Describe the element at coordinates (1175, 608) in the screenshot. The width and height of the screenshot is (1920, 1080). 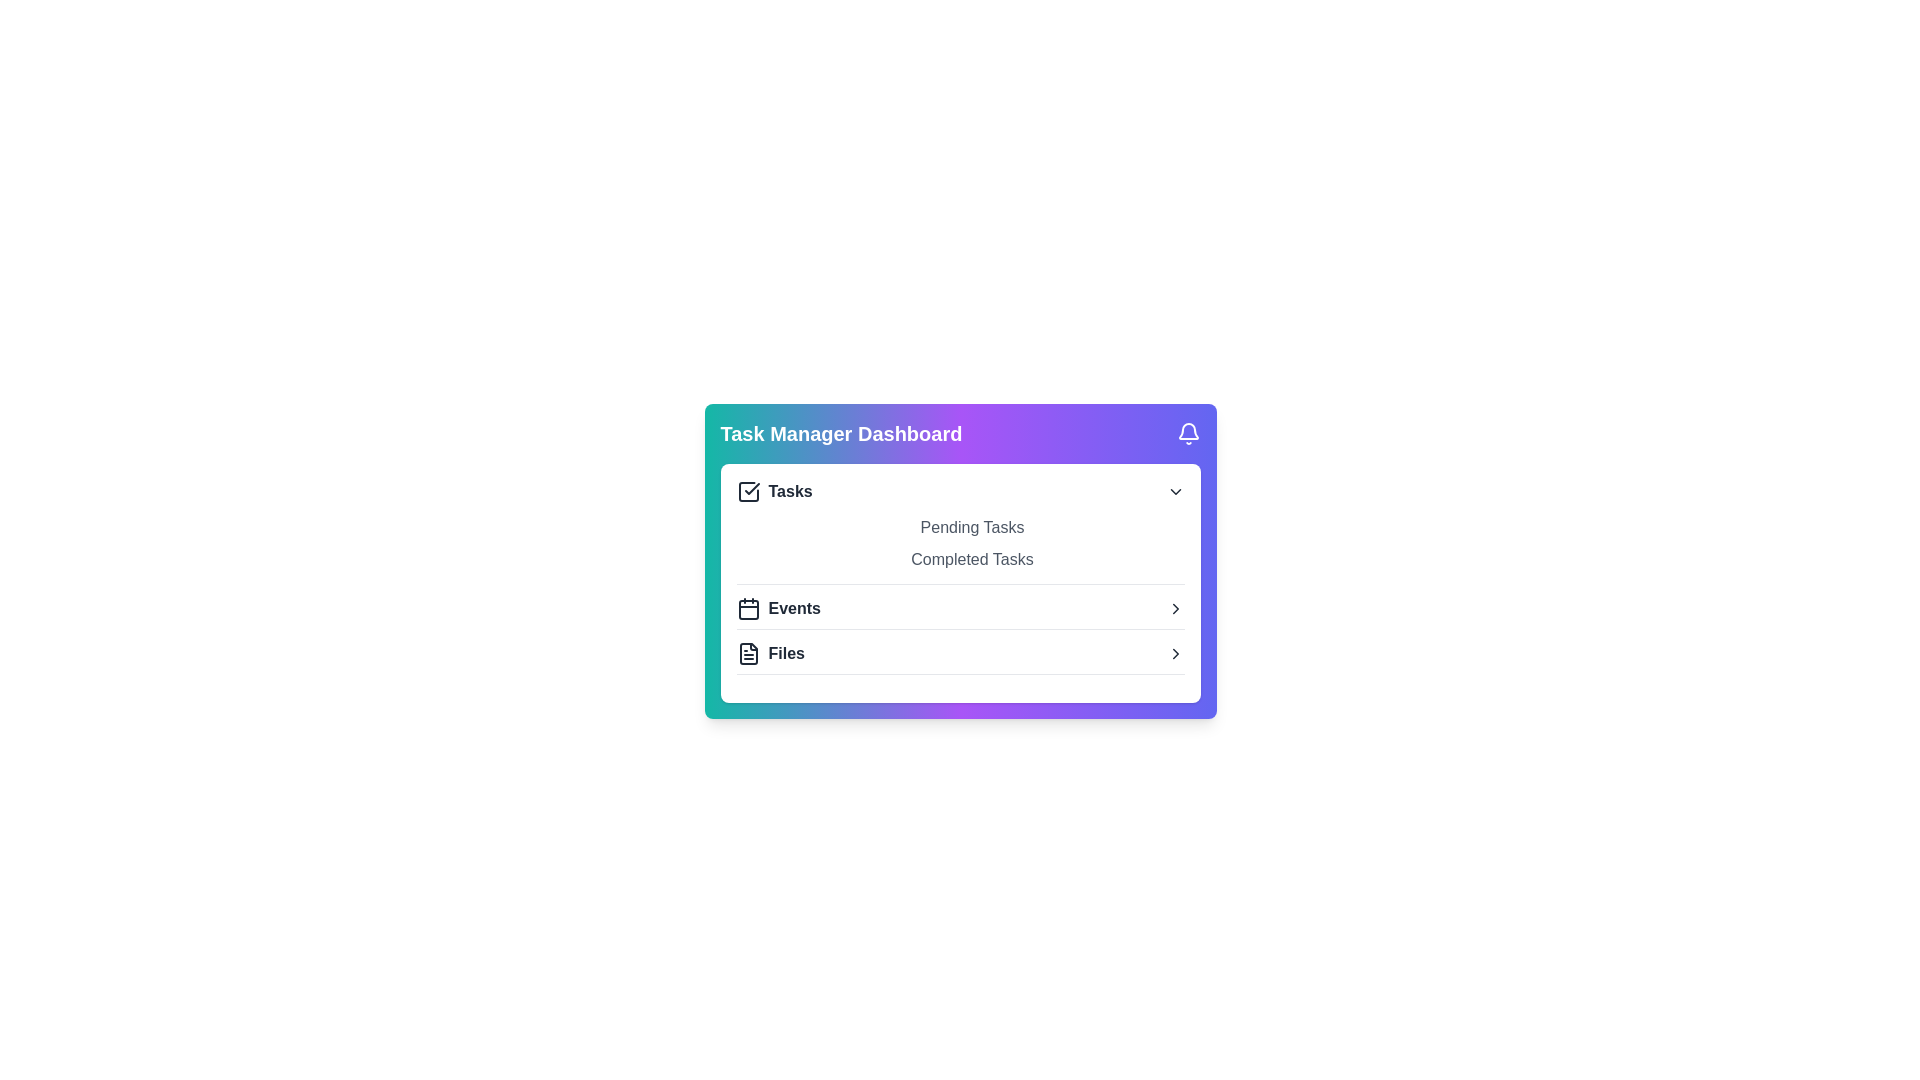
I see `the right-pointing chevron icon next to the 'Events' section` at that location.